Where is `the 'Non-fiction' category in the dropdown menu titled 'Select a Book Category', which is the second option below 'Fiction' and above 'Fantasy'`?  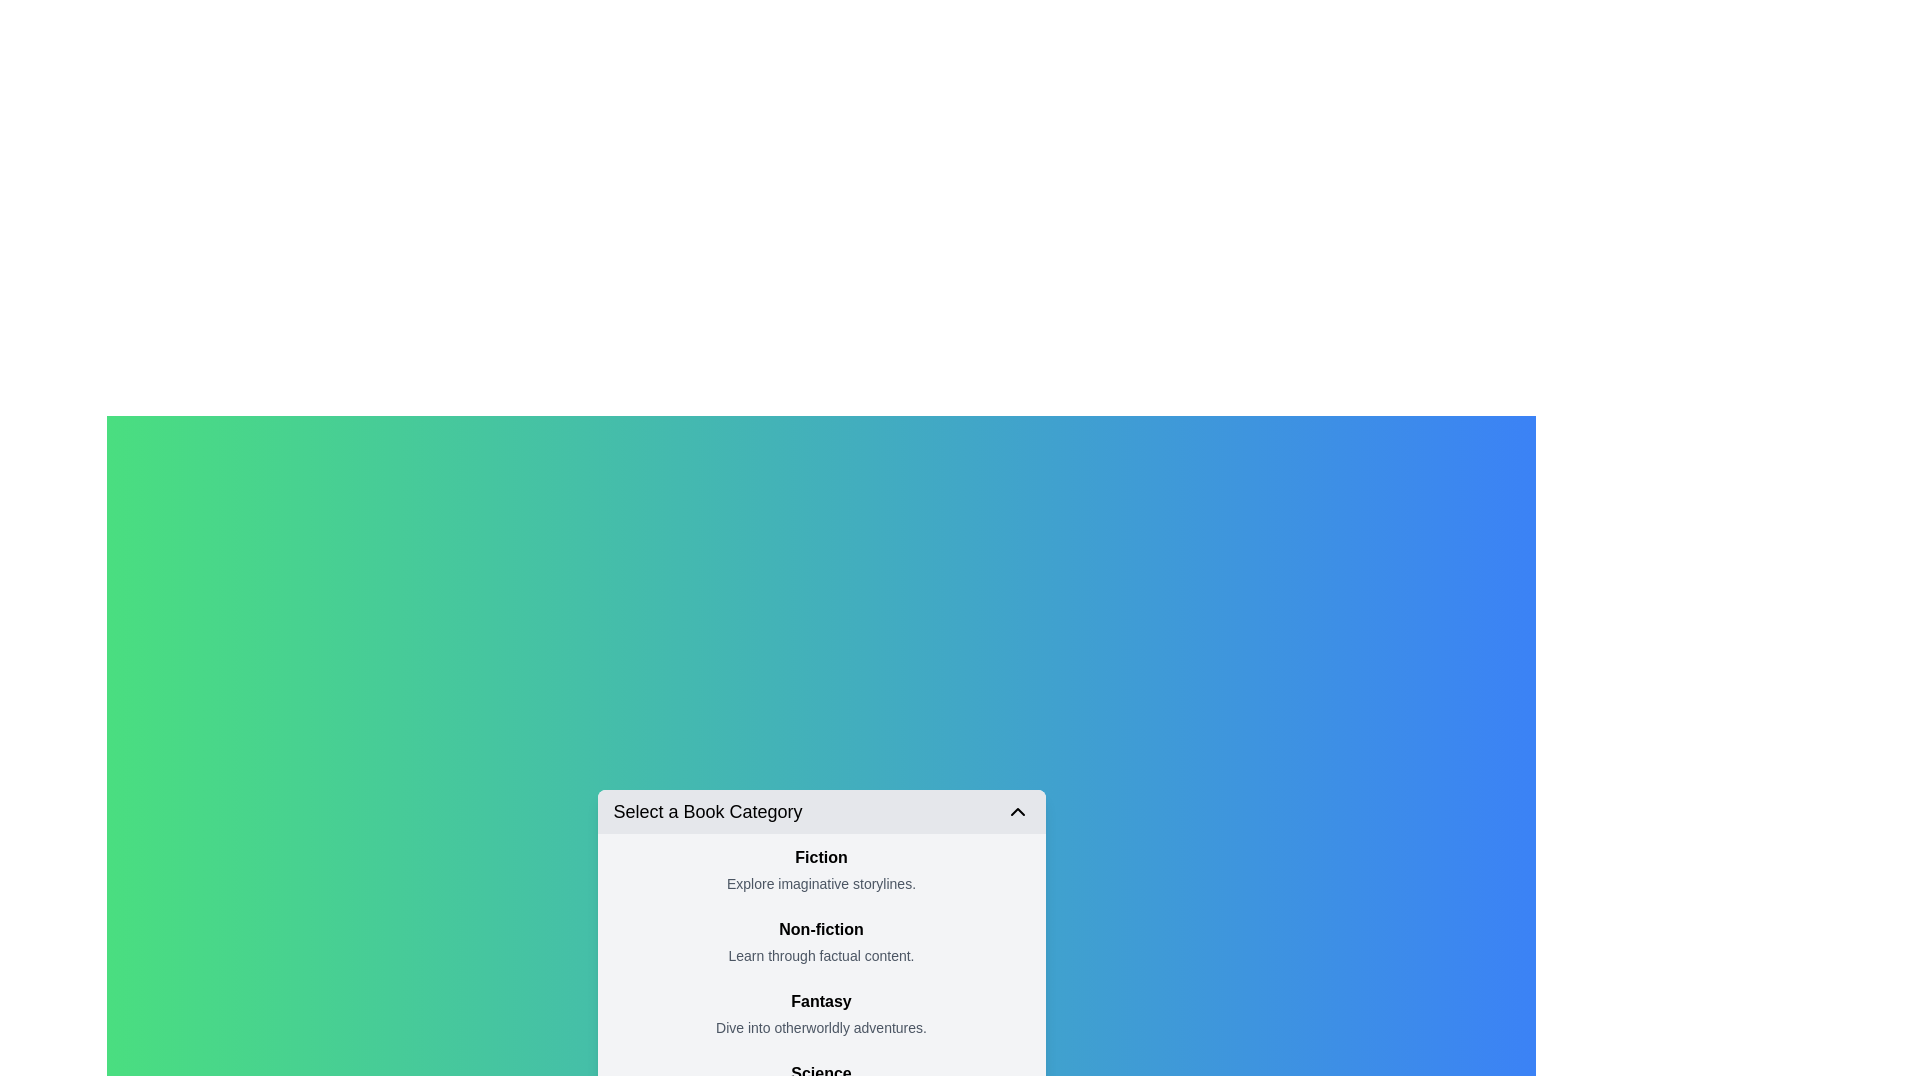 the 'Non-fiction' category in the dropdown menu titled 'Select a Book Category', which is the second option below 'Fiction' and above 'Fantasy' is located at coordinates (821, 941).